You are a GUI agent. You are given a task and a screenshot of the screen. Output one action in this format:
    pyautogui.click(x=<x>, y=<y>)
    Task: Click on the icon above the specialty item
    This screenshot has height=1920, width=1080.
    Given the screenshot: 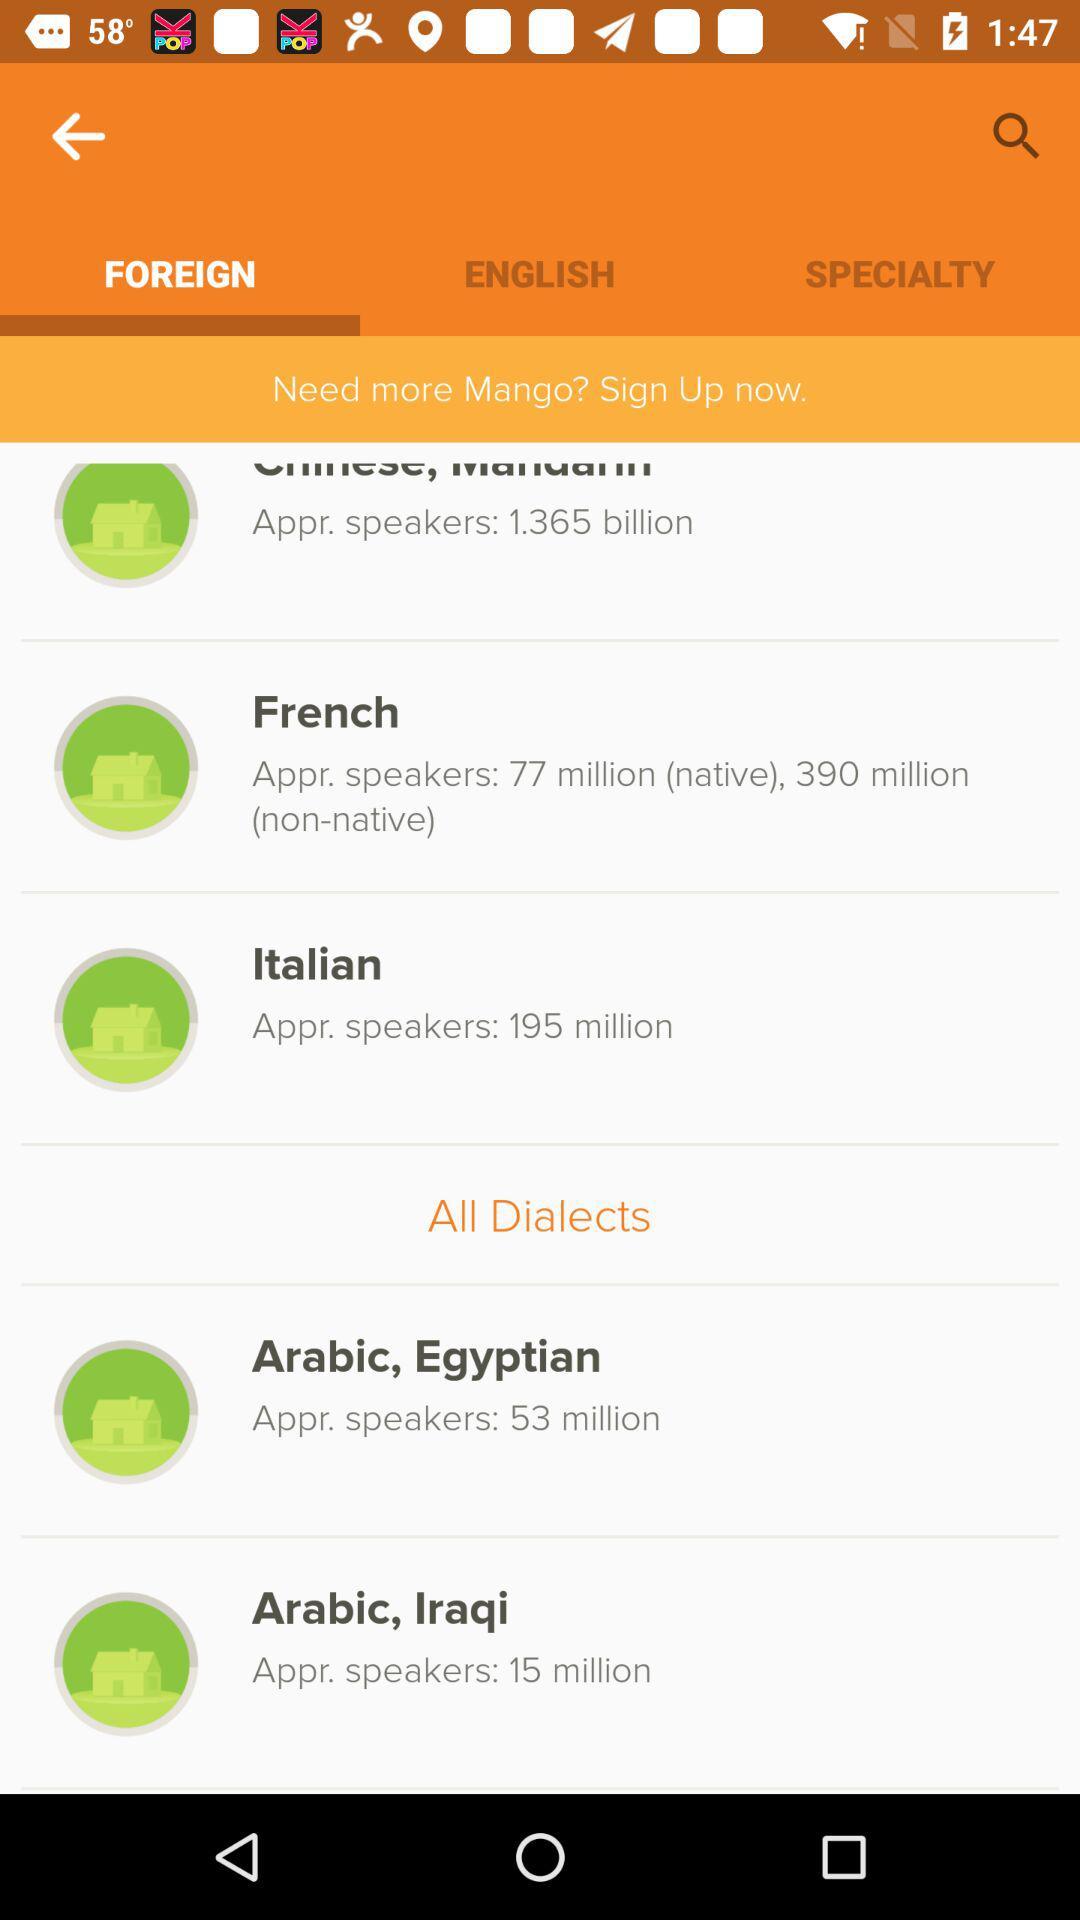 What is the action you would take?
    pyautogui.click(x=1017, y=135)
    